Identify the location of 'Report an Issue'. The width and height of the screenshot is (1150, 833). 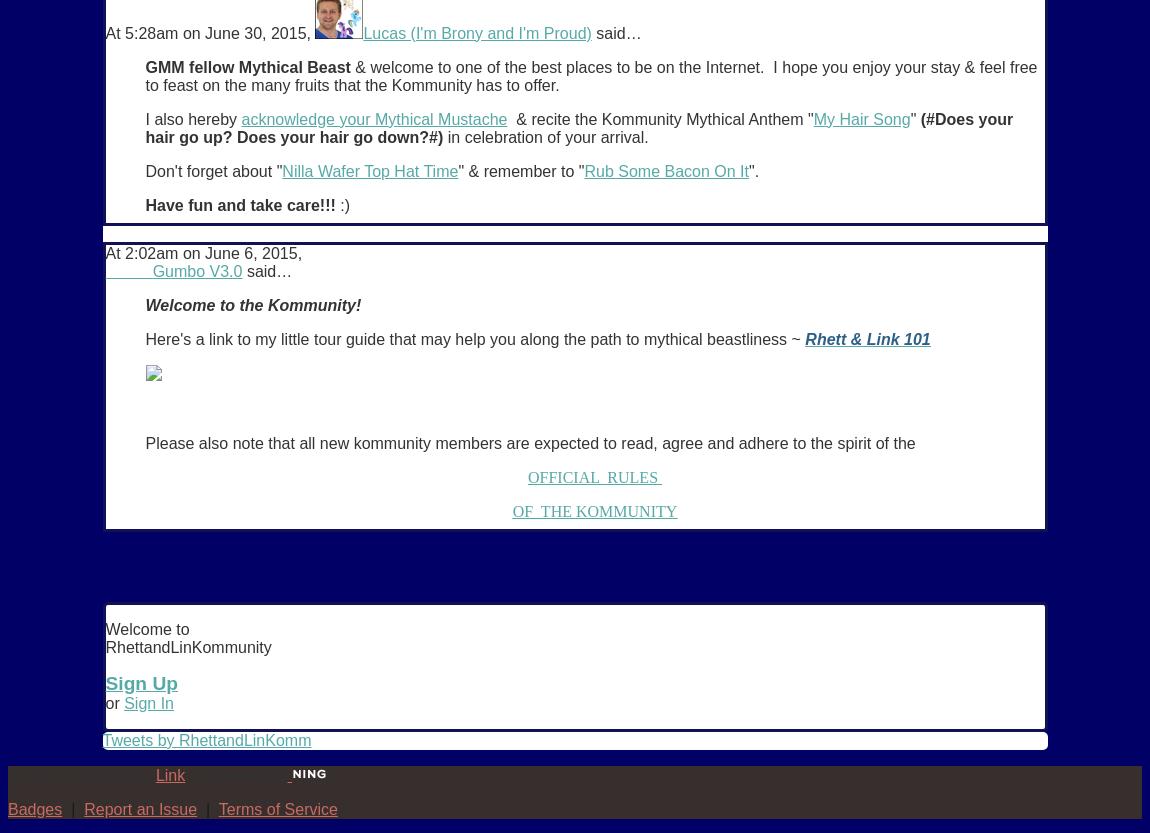
(139, 807).